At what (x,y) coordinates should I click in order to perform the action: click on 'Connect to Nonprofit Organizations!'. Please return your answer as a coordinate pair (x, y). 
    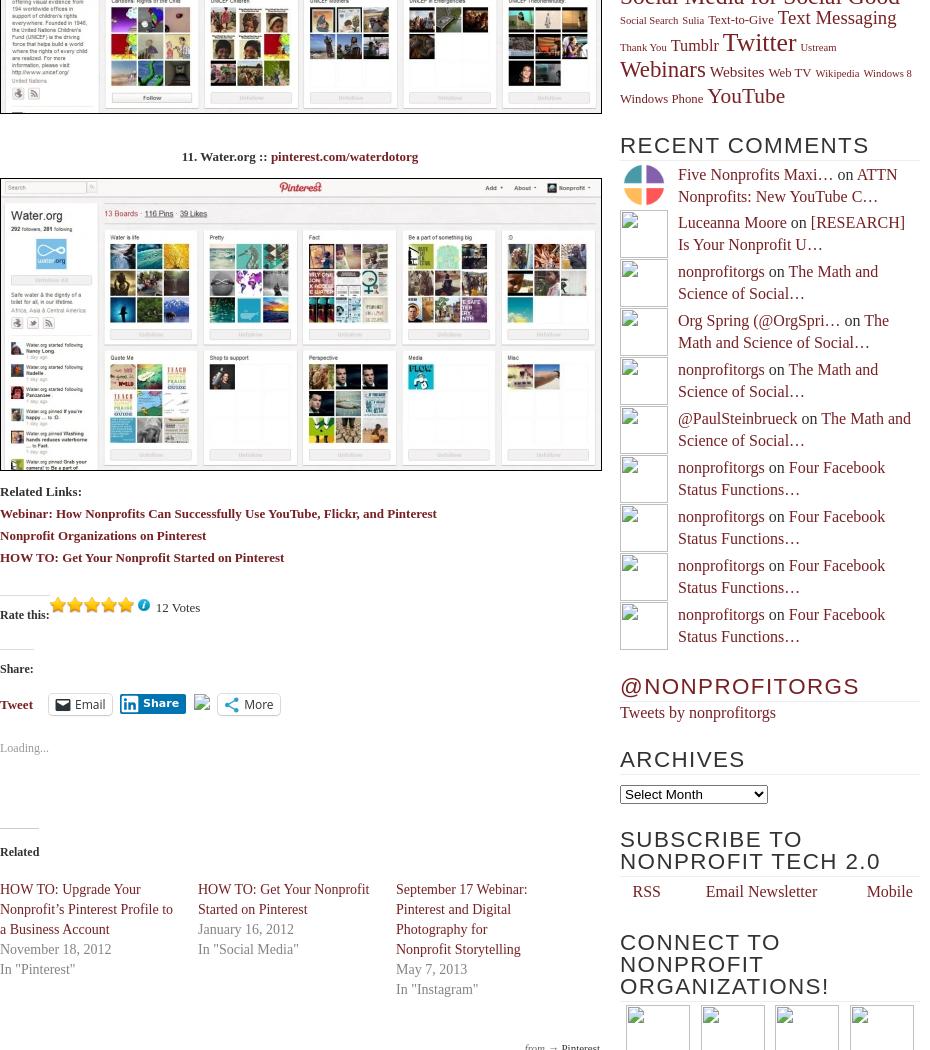
    Looking at the image, I should click on (724, 963).